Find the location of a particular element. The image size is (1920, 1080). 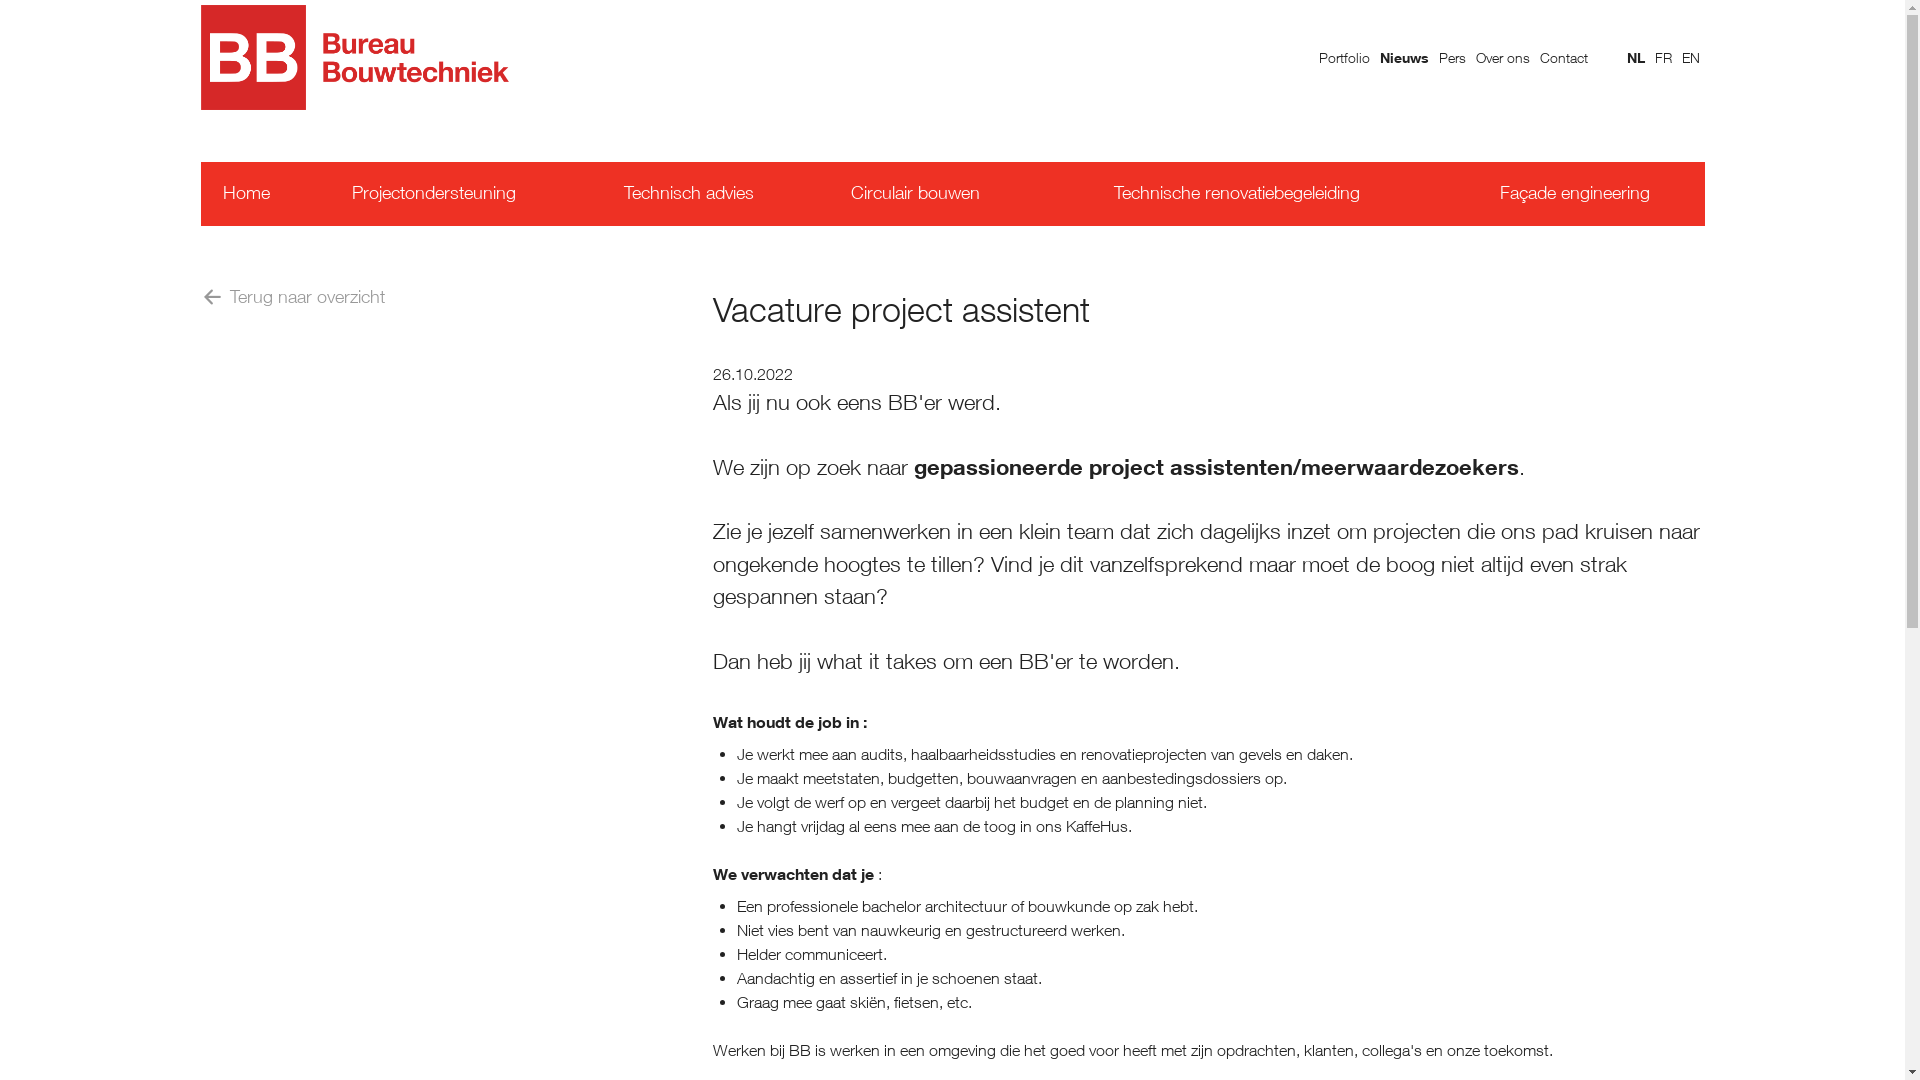

'FR' is located at coordinates (1663, 56).